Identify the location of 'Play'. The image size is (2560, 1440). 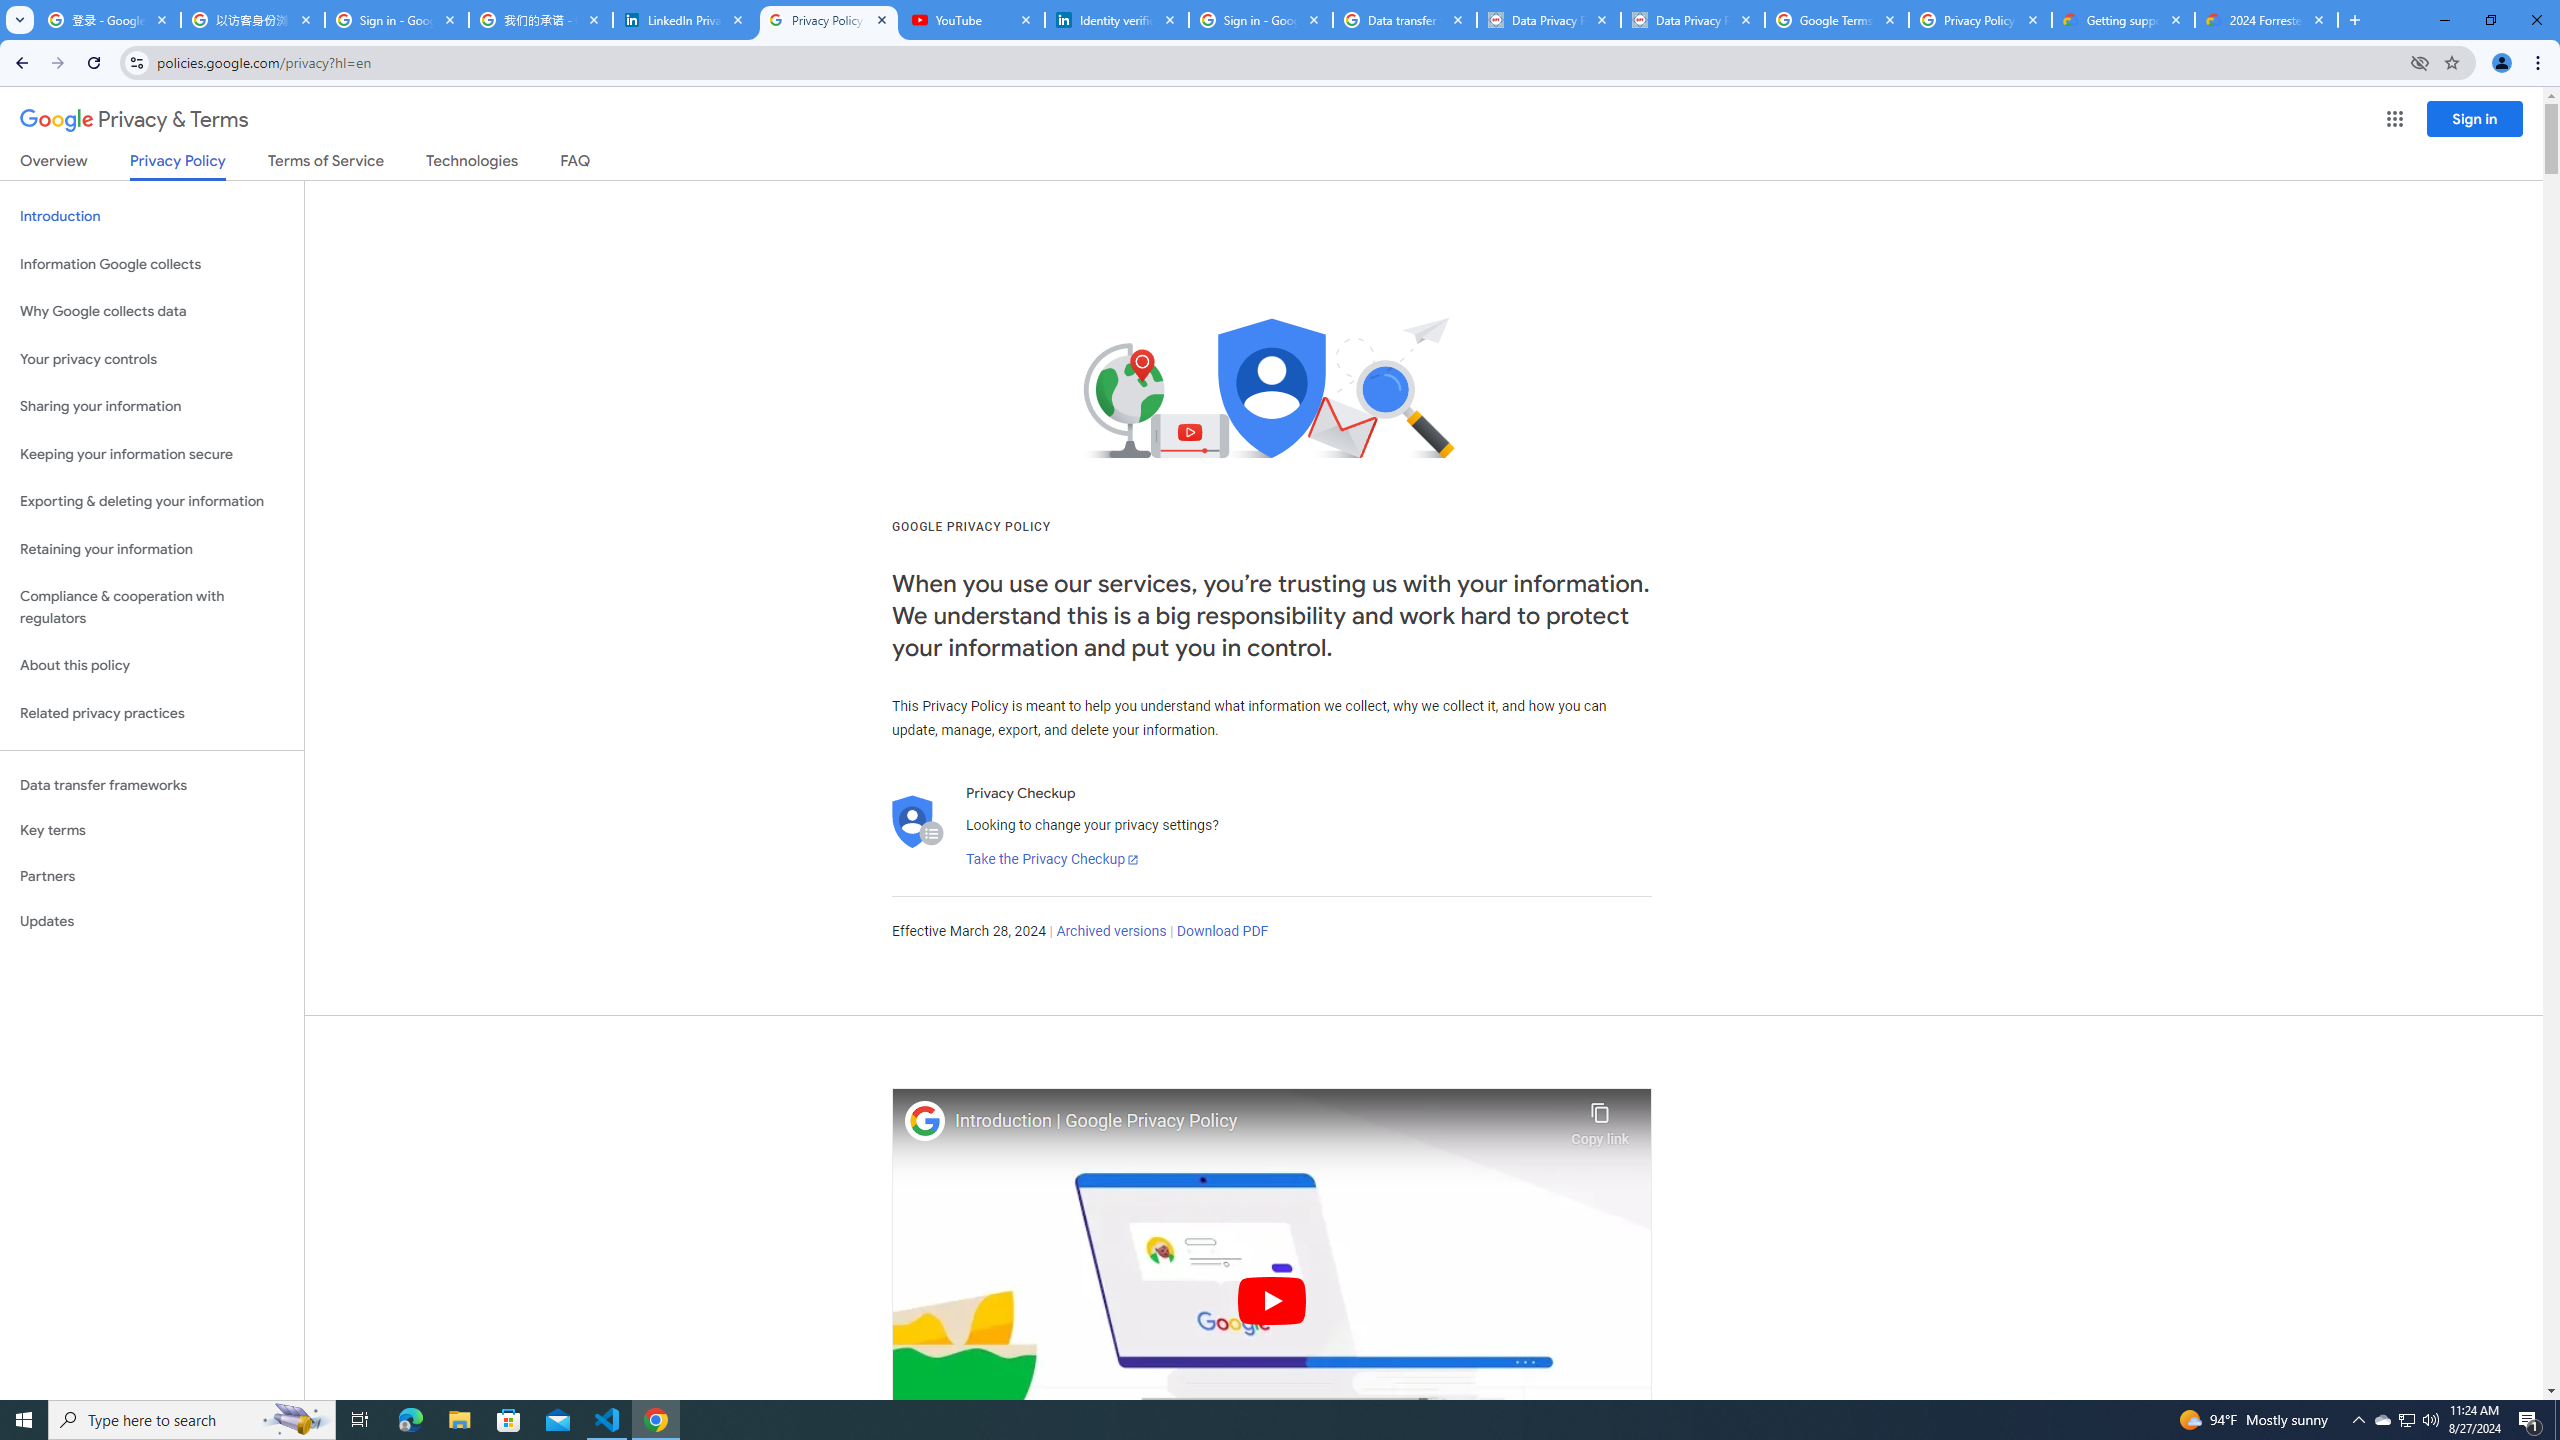
(1271, 1299).